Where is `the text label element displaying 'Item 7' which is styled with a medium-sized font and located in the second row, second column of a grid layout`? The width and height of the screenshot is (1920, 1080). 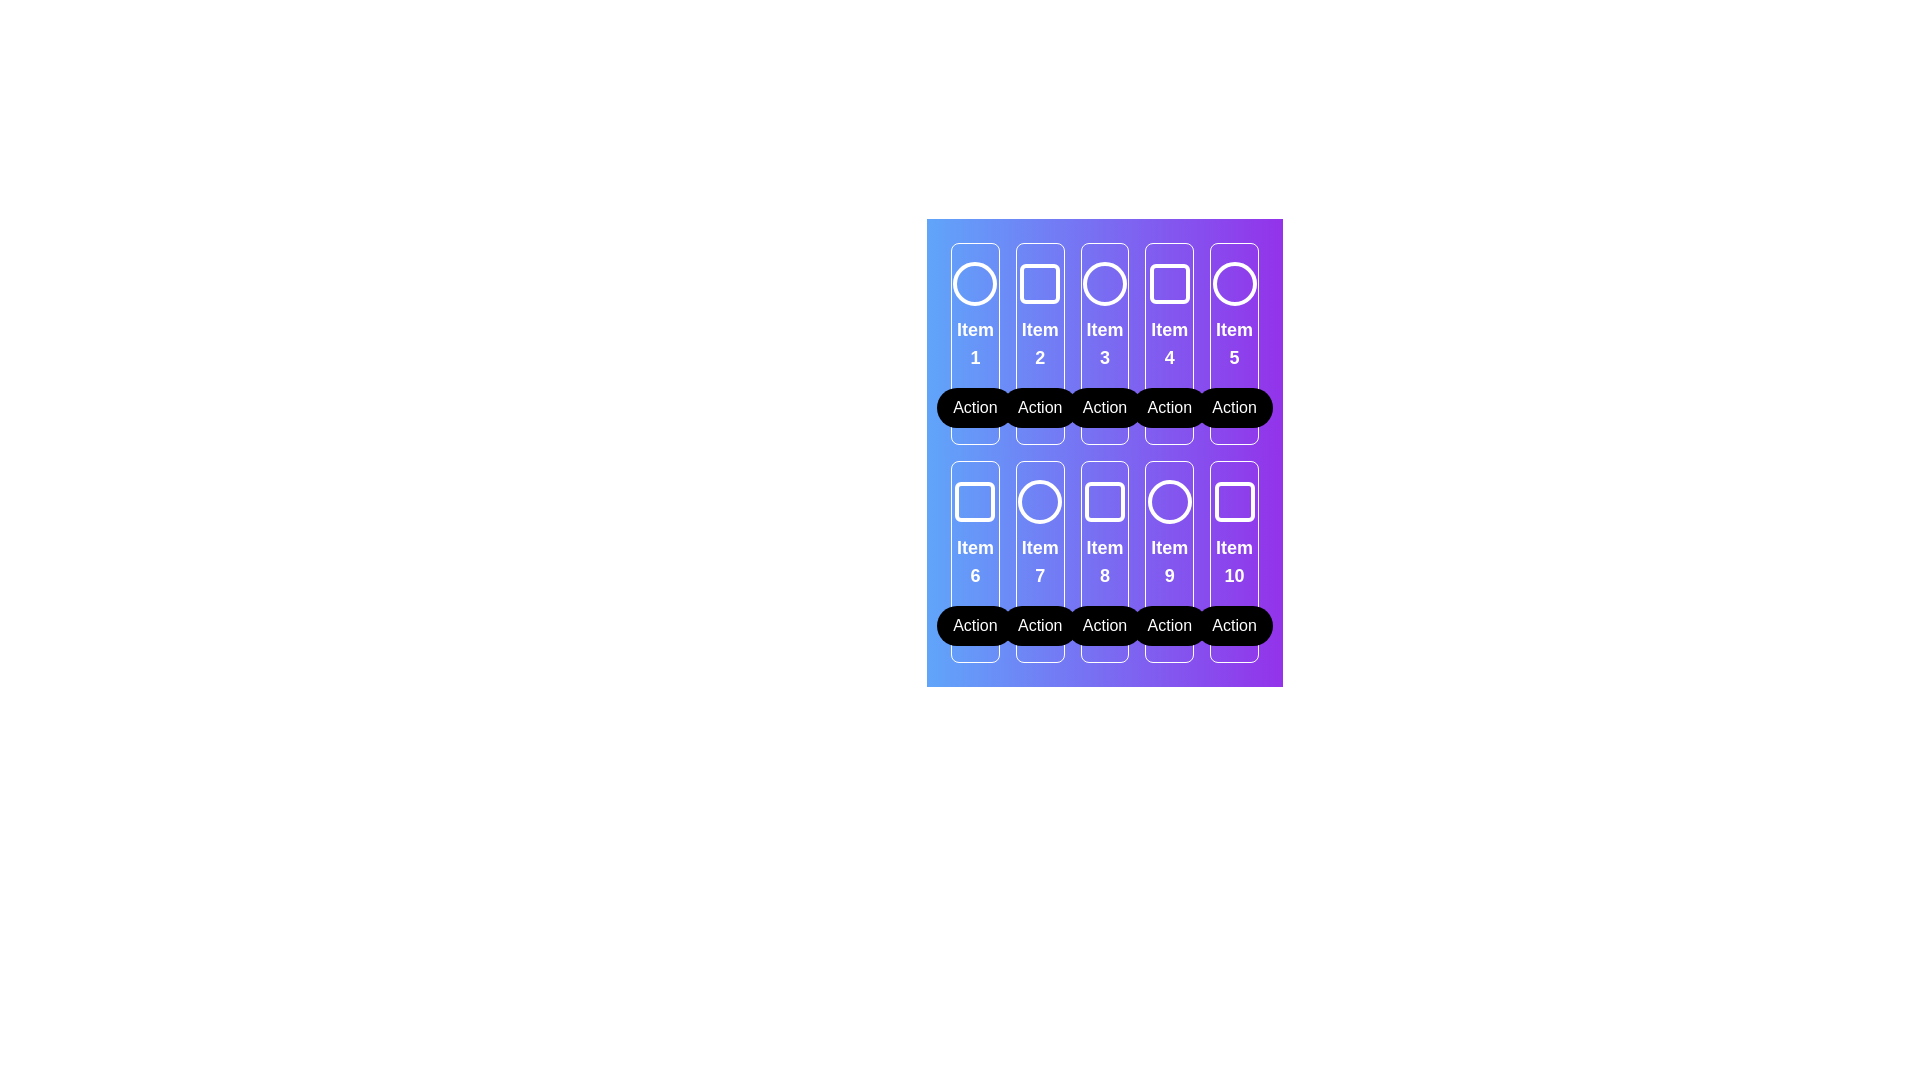
the text label element displaying 'Item 7' which is styled with a medium-sized font and located in the second row, second column of a grid layout is located at coordinates (1040, 562).